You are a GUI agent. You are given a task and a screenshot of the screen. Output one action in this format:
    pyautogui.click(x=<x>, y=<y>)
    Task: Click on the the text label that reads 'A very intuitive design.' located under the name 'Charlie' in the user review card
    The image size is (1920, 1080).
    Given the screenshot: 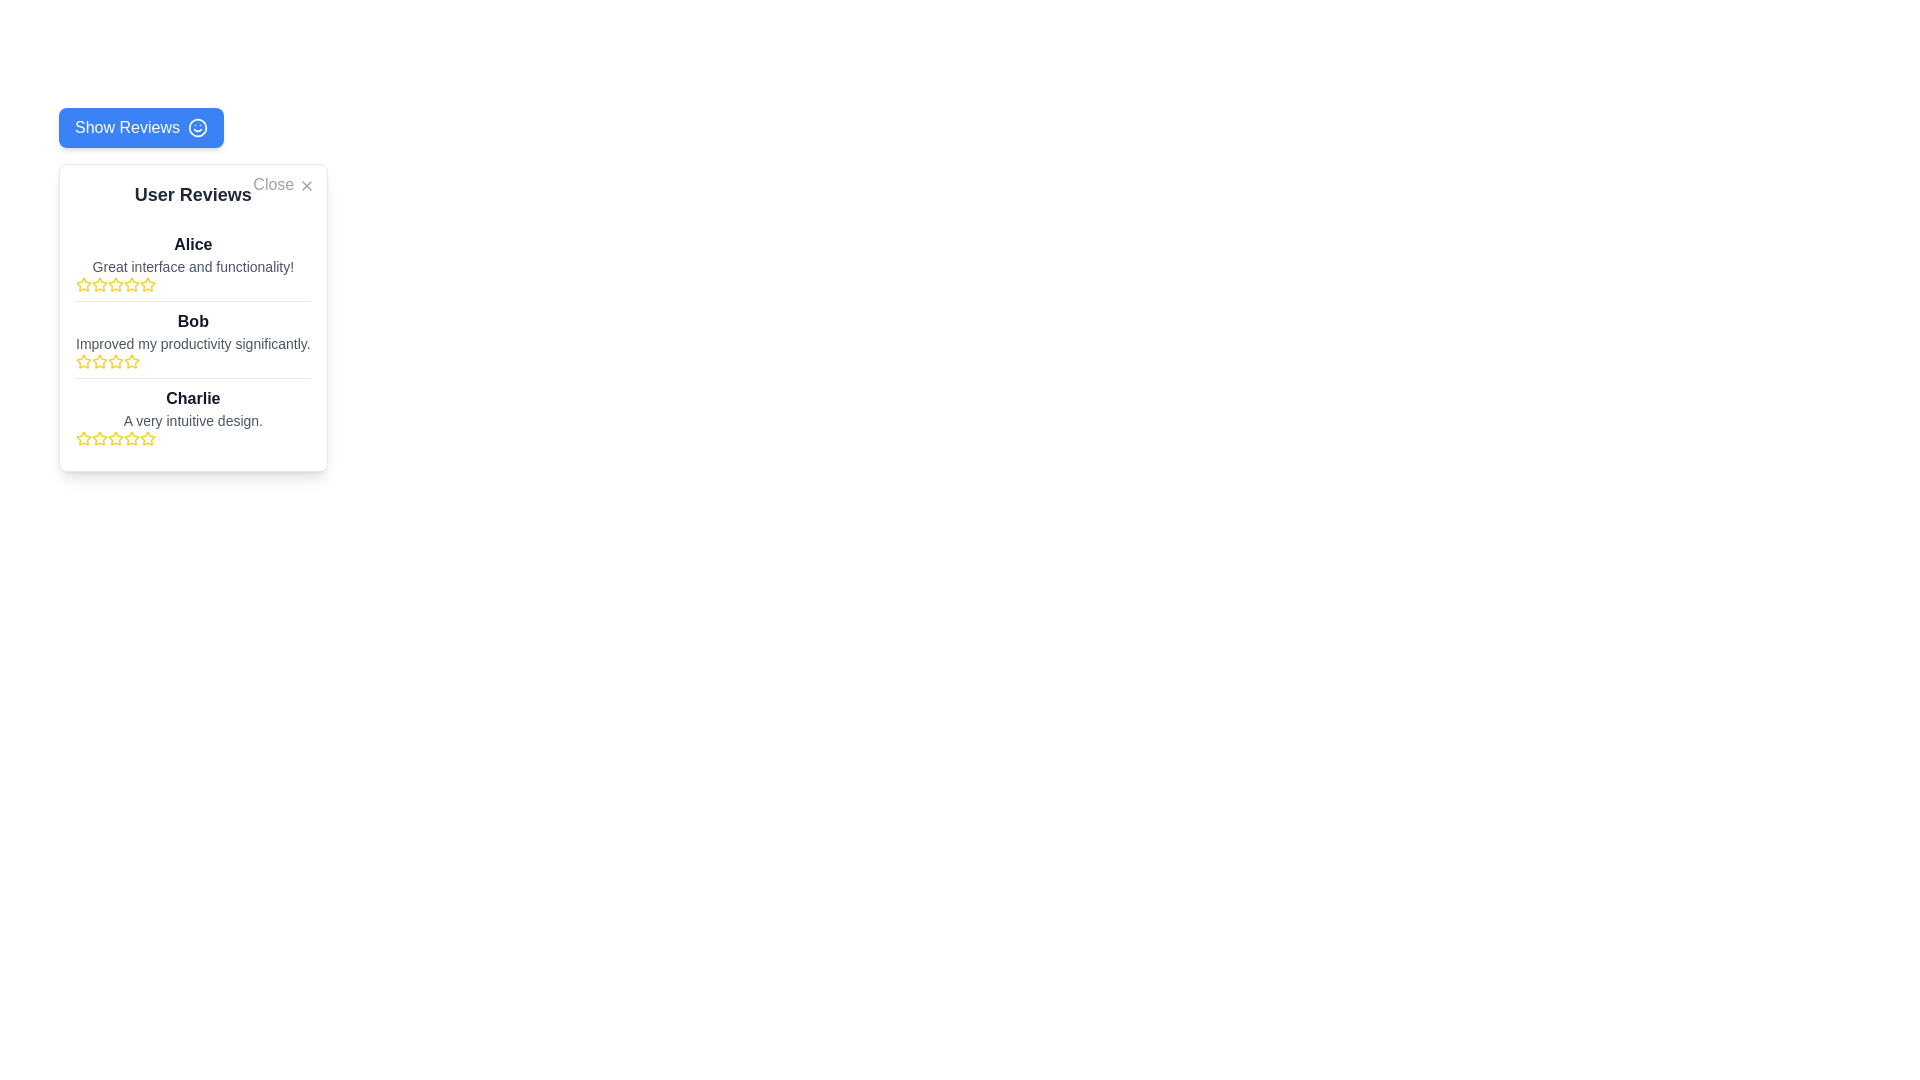 What is the action you would take?
    pyautogui.click(x=193, y=419)
    